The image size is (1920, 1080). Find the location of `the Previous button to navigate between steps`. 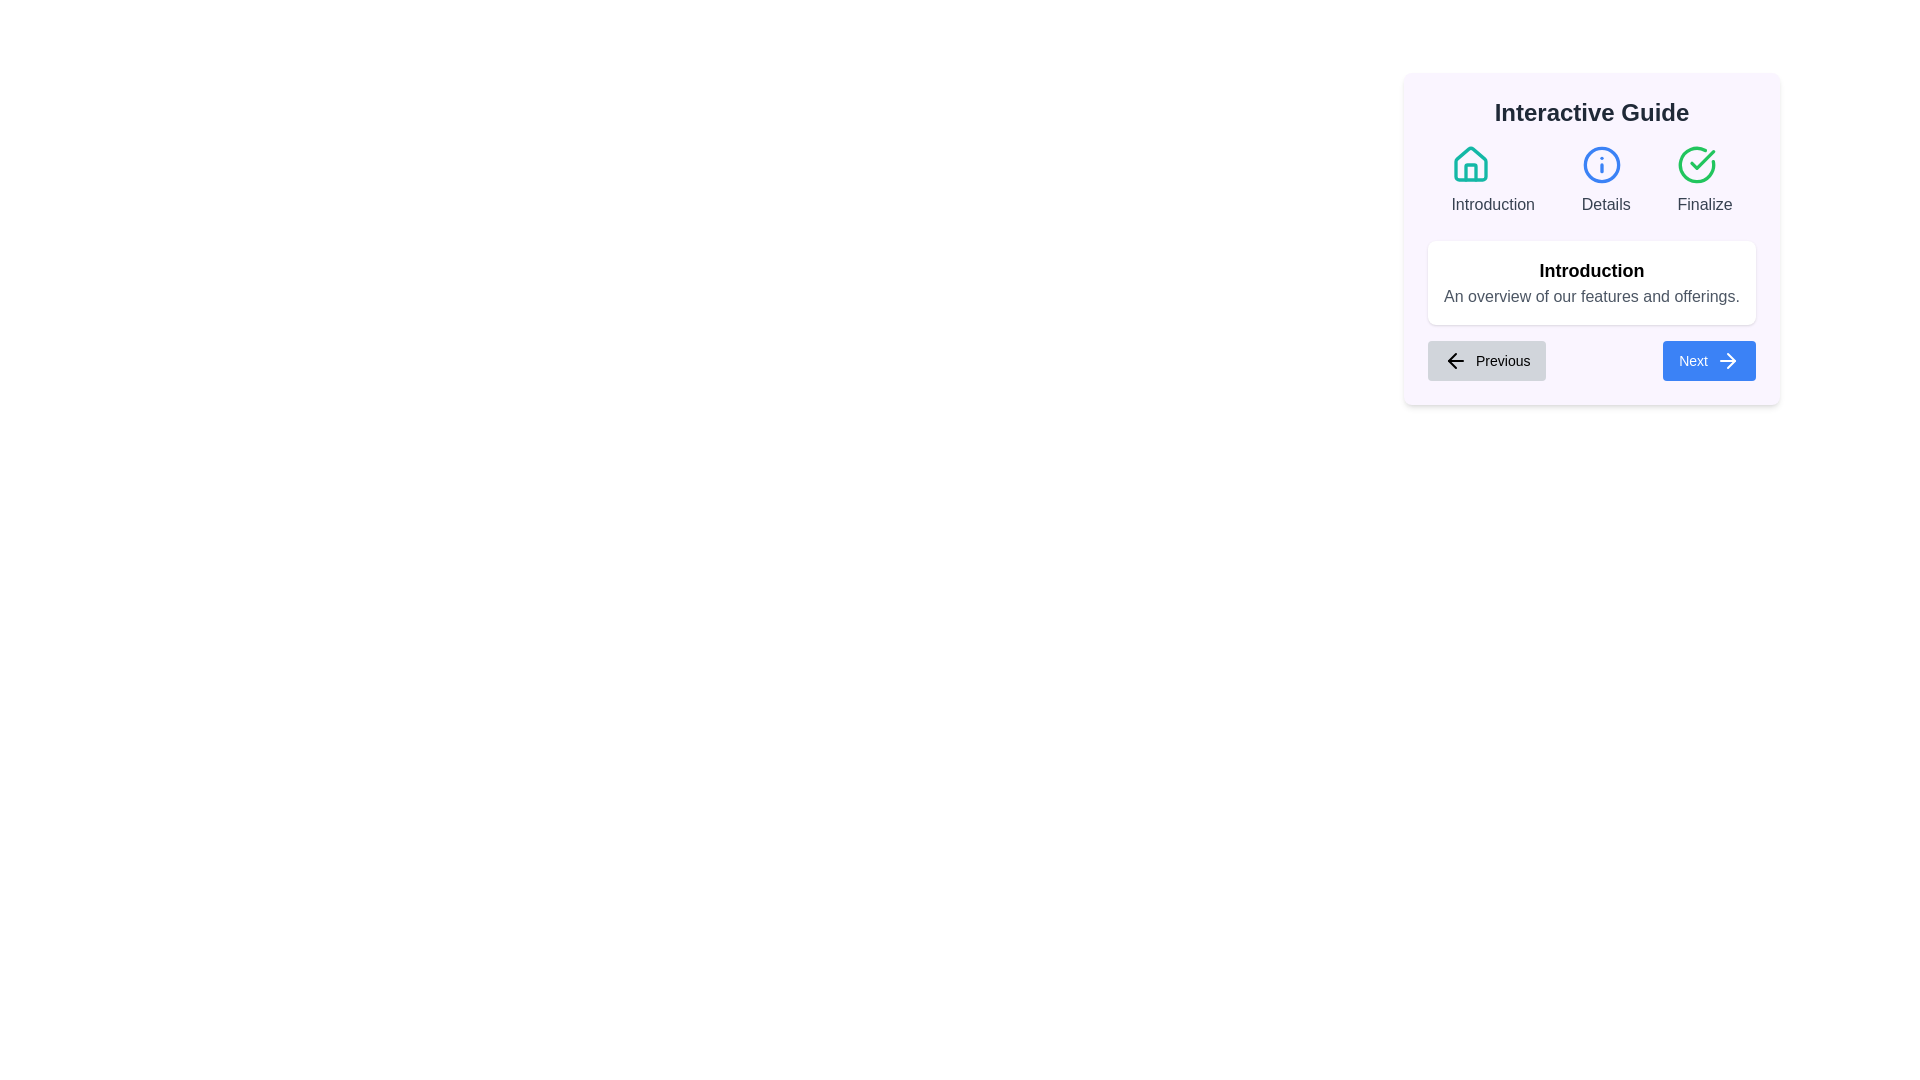

the Previous button to navigate between steps is located at coordinates (1487, 361).